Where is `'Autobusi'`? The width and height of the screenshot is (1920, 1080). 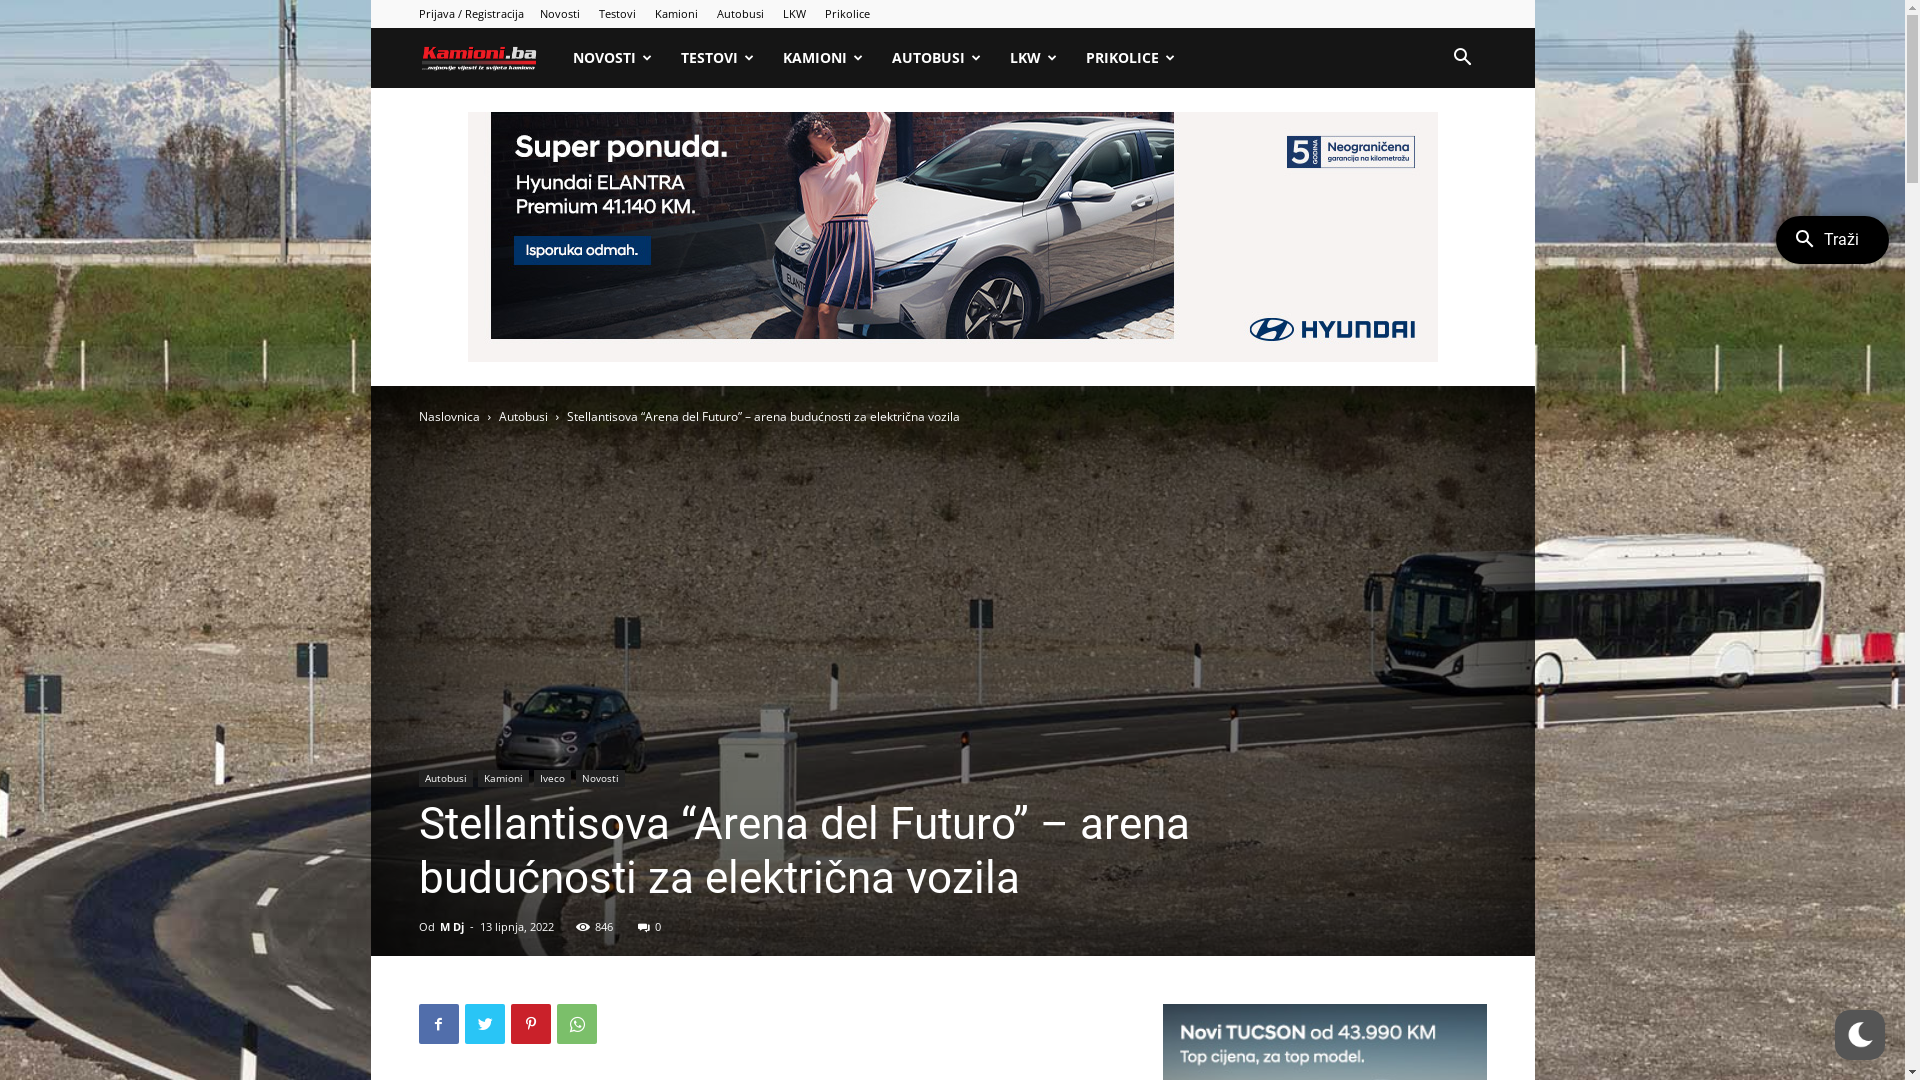
'Autobusi' is located at coordinates (715, 13).